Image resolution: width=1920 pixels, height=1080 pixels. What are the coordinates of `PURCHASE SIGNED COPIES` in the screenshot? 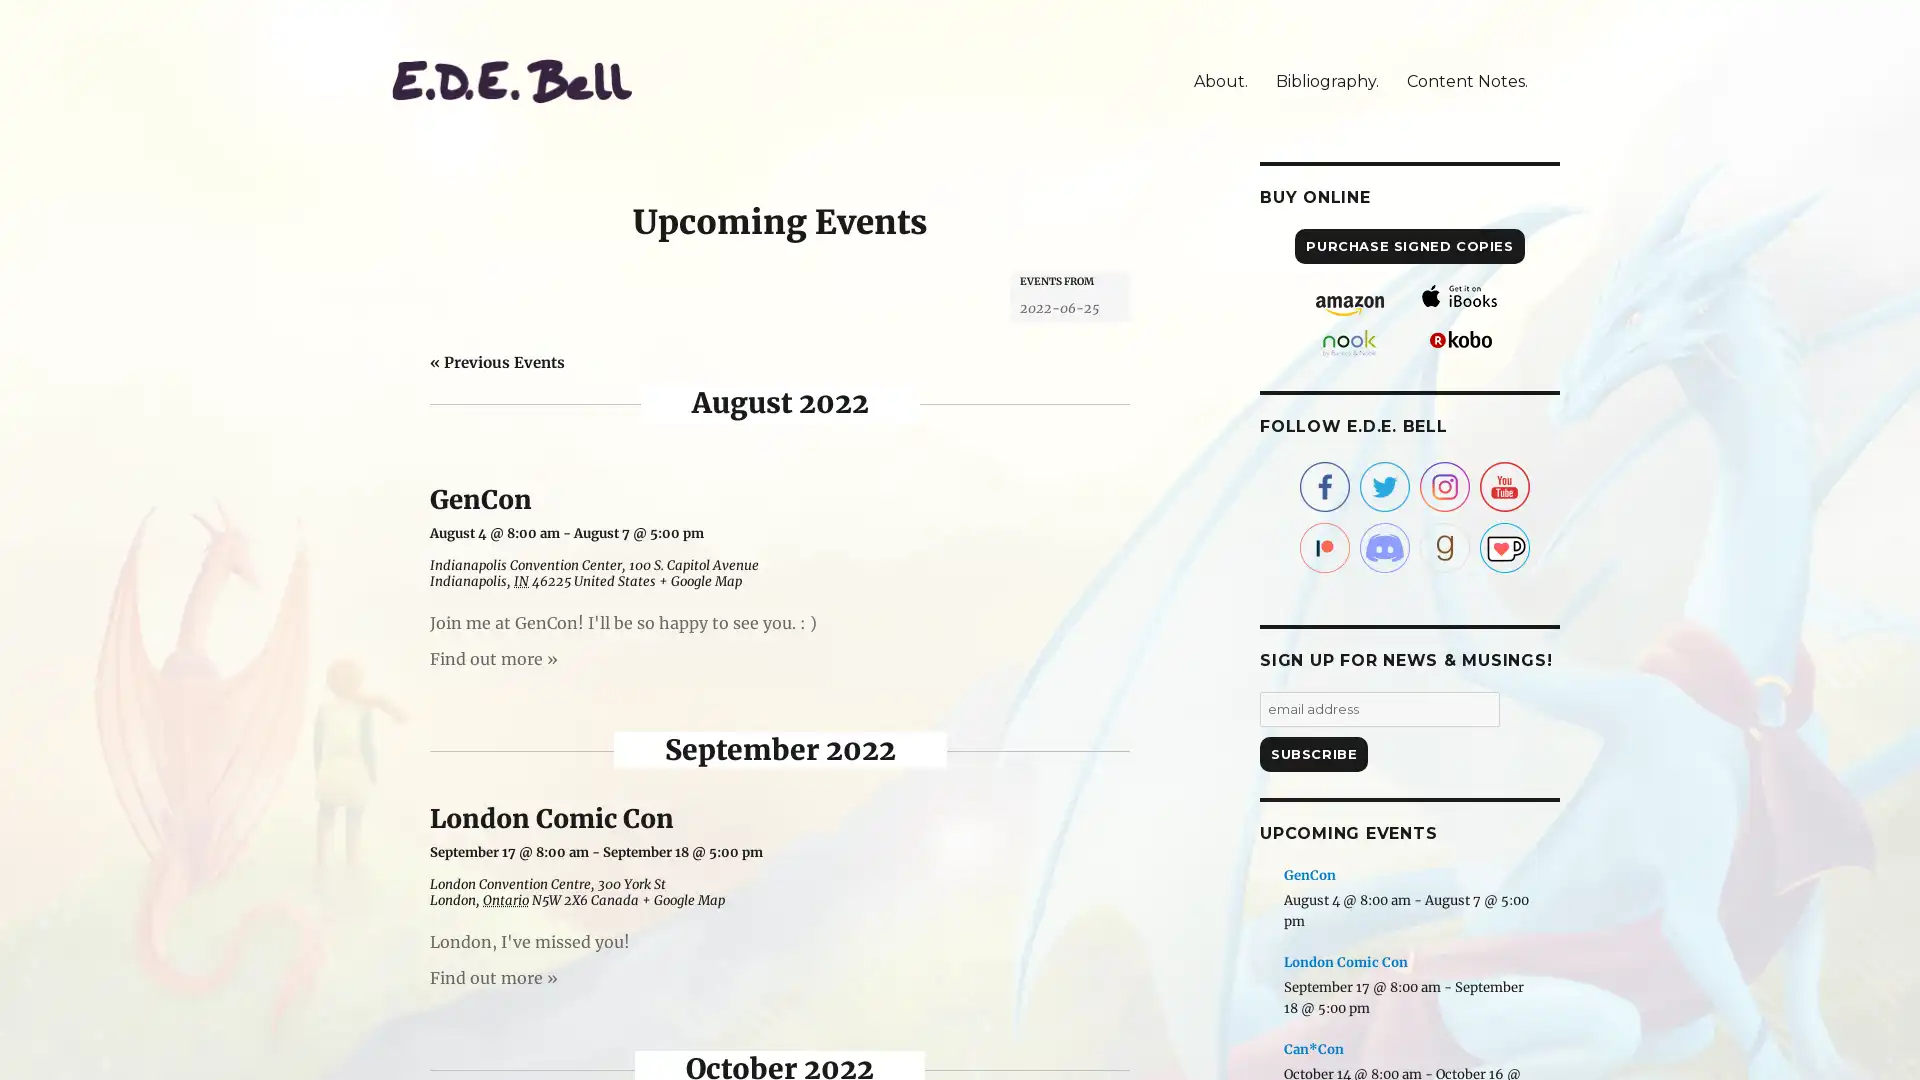 It's located at (1408, 245).